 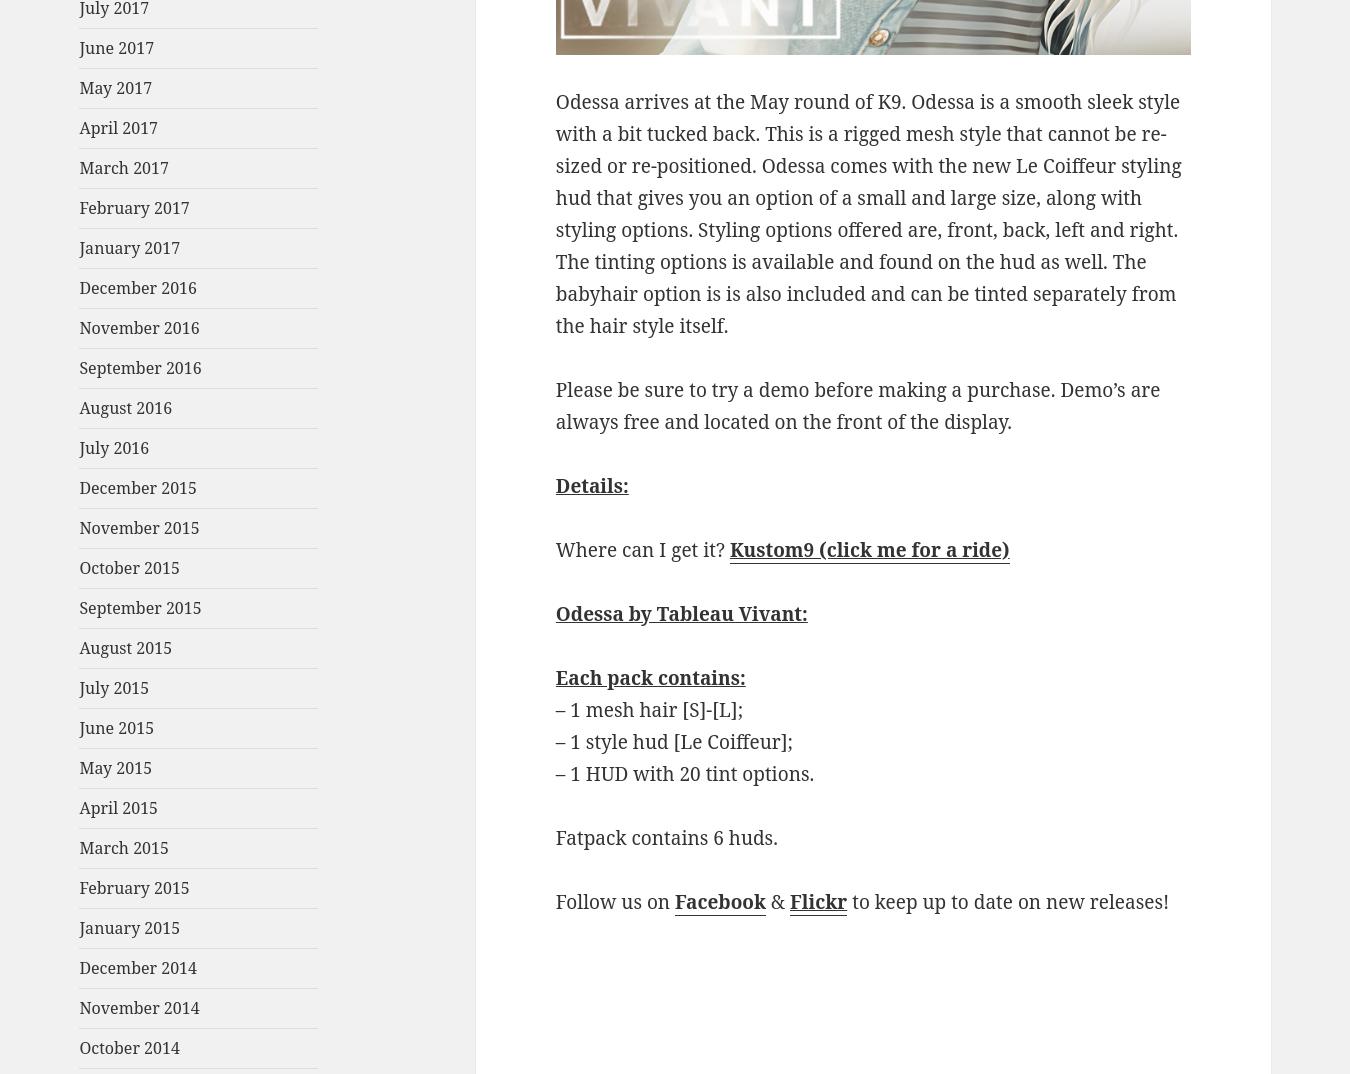 What do you see at coordinates (77, 567) in the screenshot?
I see `'October 2015'` at bounding box center [77, 567].